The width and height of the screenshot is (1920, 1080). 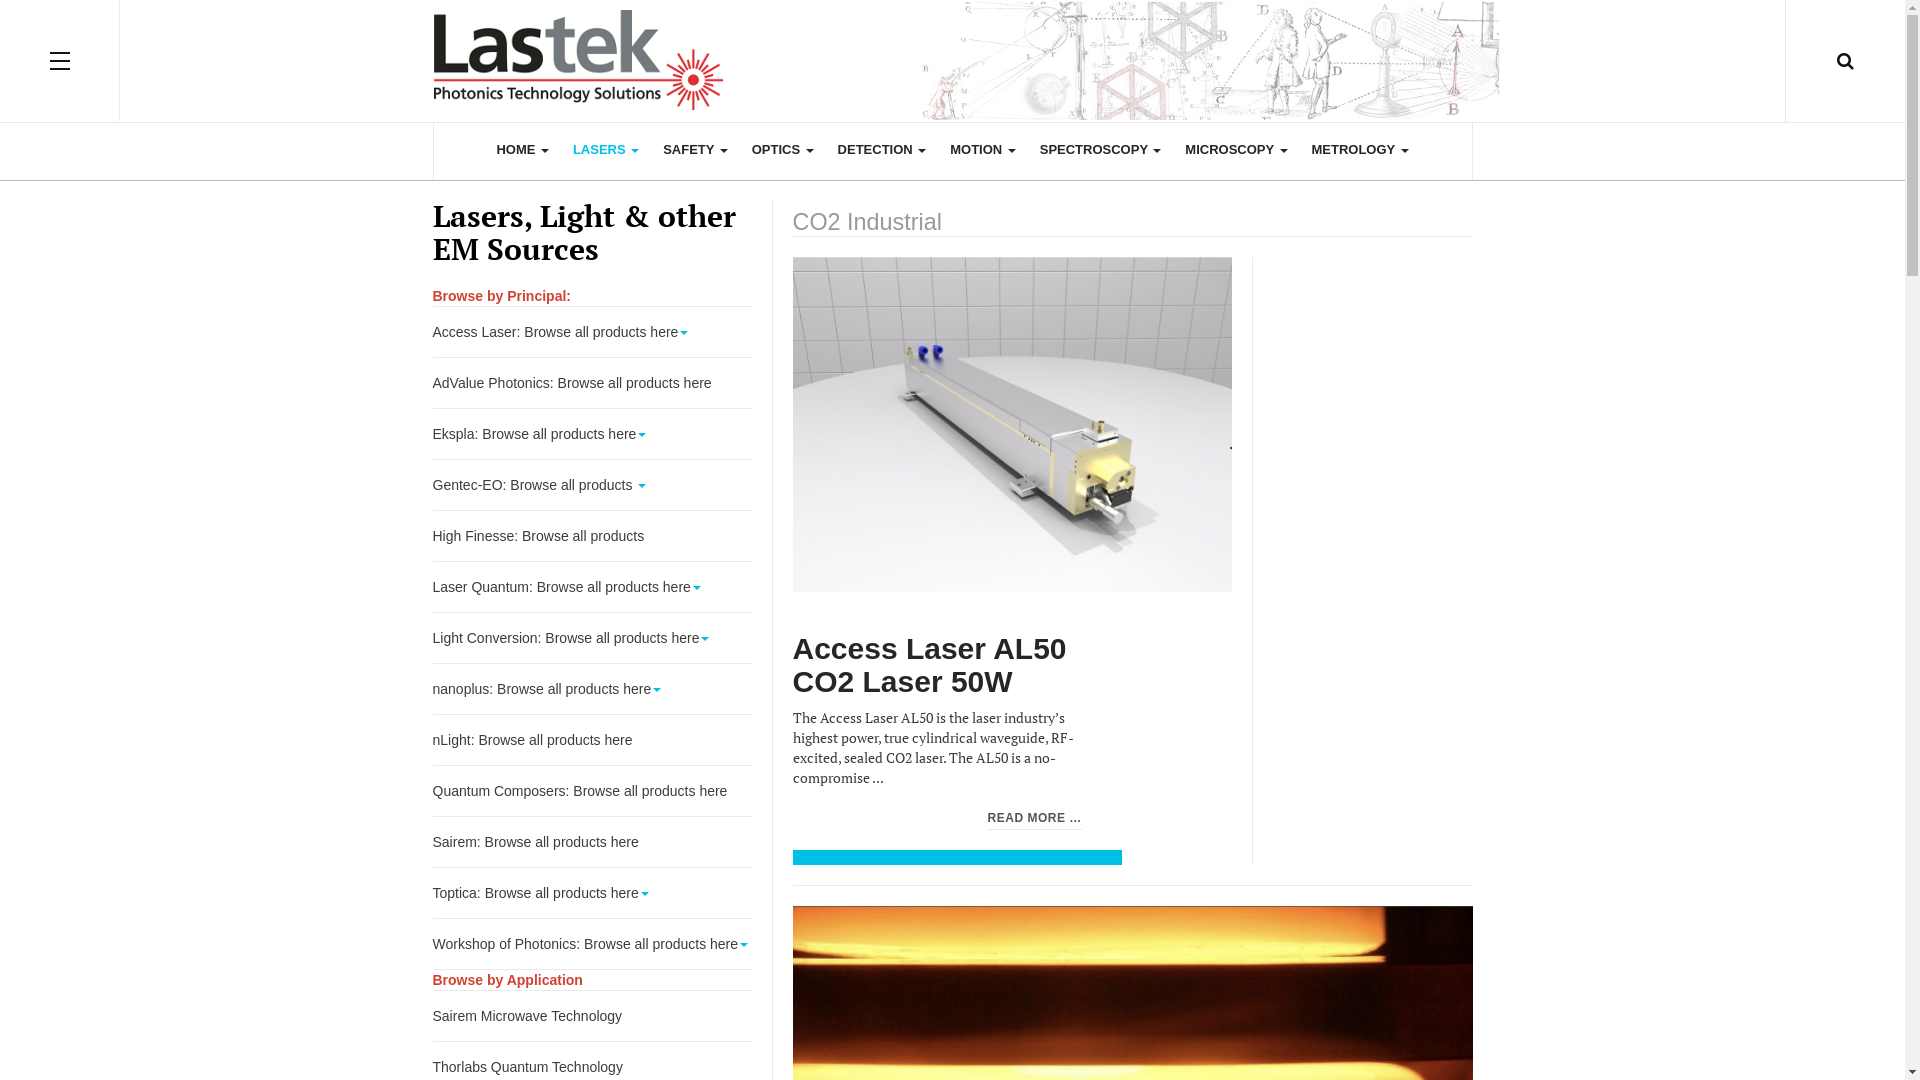 What do you see at coordinates (59, 59) in the screenshot?
I see `'OFF CANVAS'` at bounding box center [59, 59].